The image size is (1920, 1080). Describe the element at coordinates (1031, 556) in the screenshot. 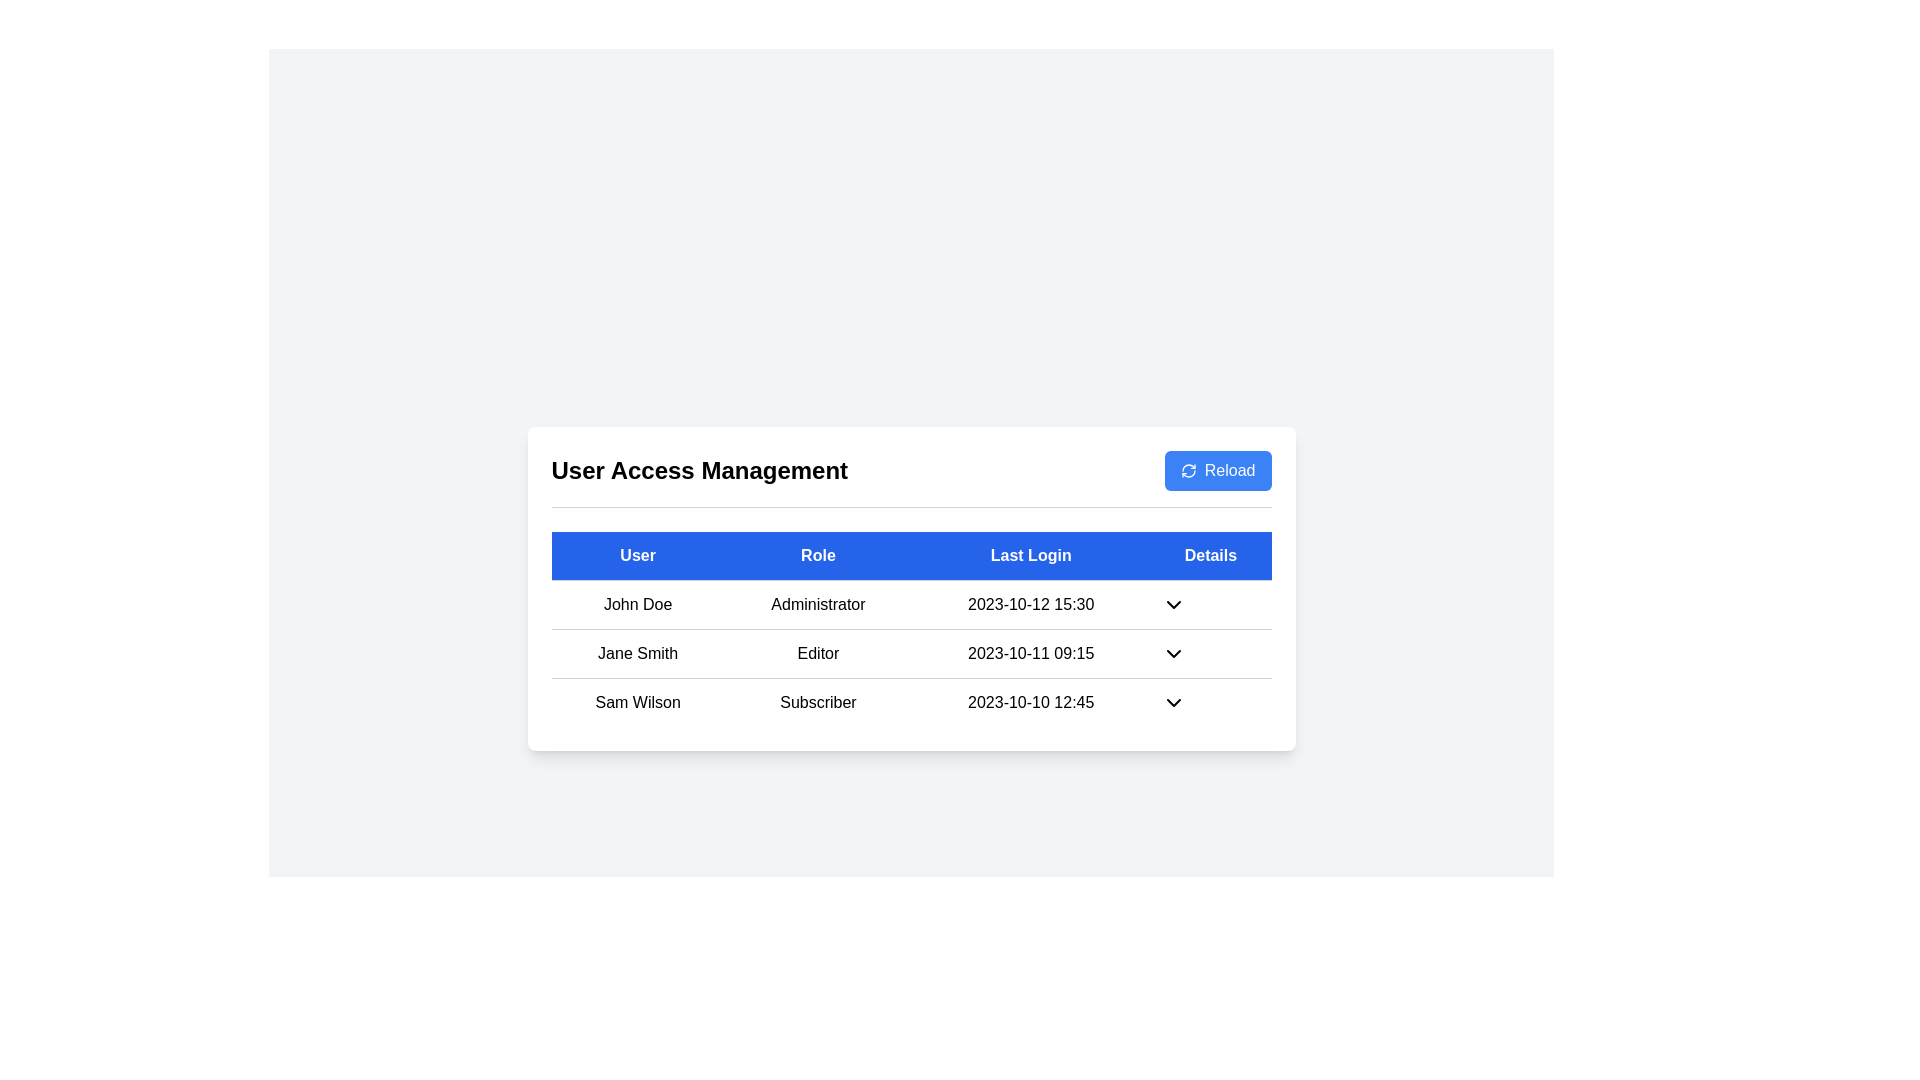

I see `the blue header cell labeled 'Last Login' in the user management system table, which is the third column from the left` at that location.